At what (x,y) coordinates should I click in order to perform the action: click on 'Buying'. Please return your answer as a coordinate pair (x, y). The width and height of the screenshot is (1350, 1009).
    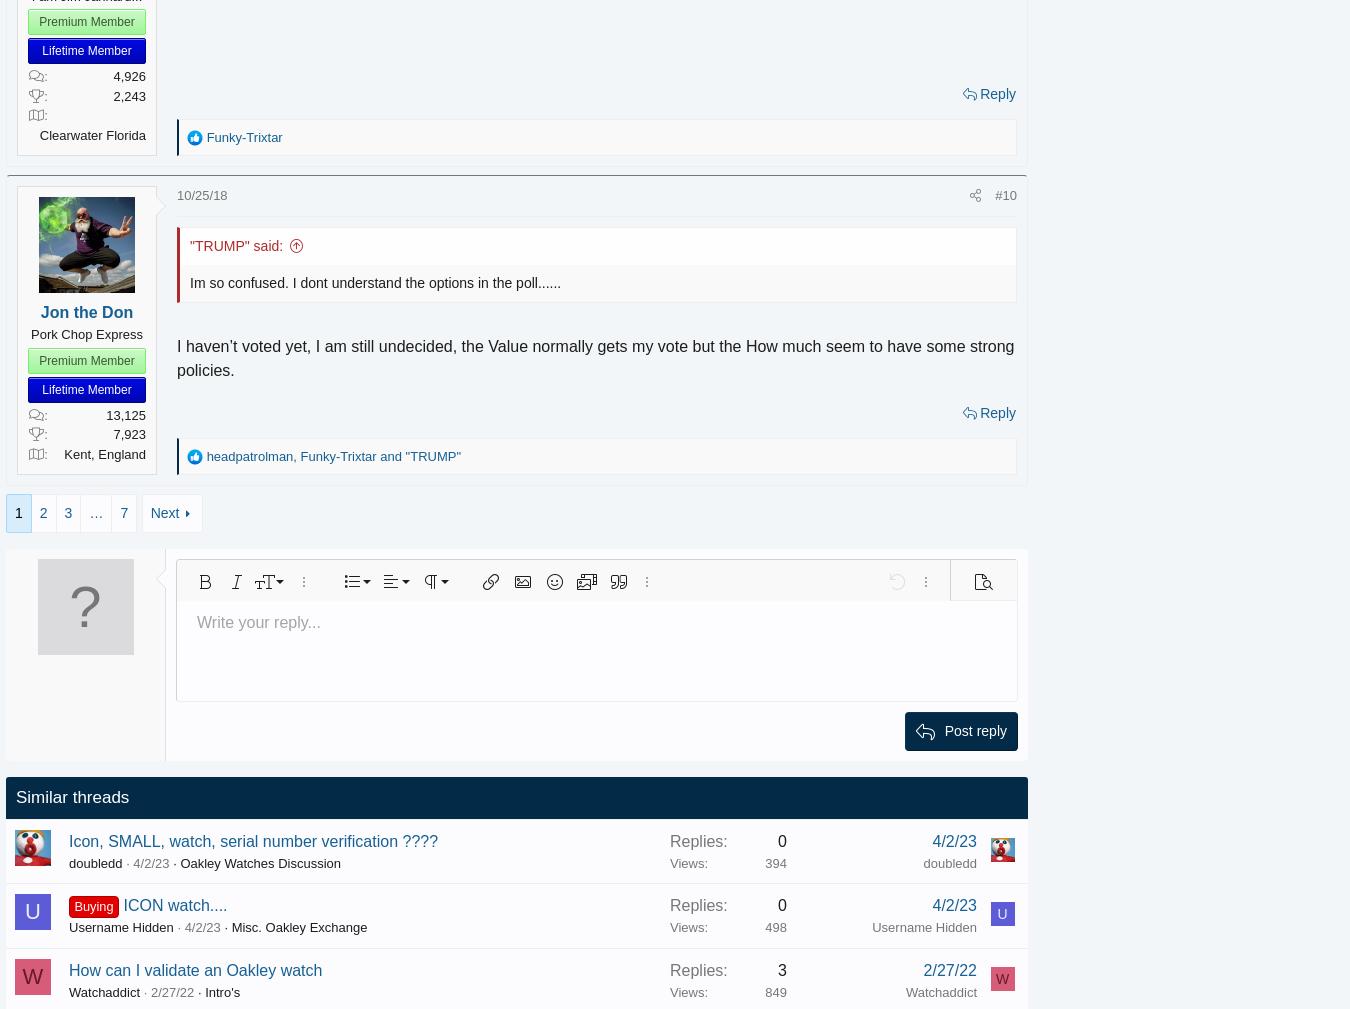
    Looking at the image, I should click on (122, 906).